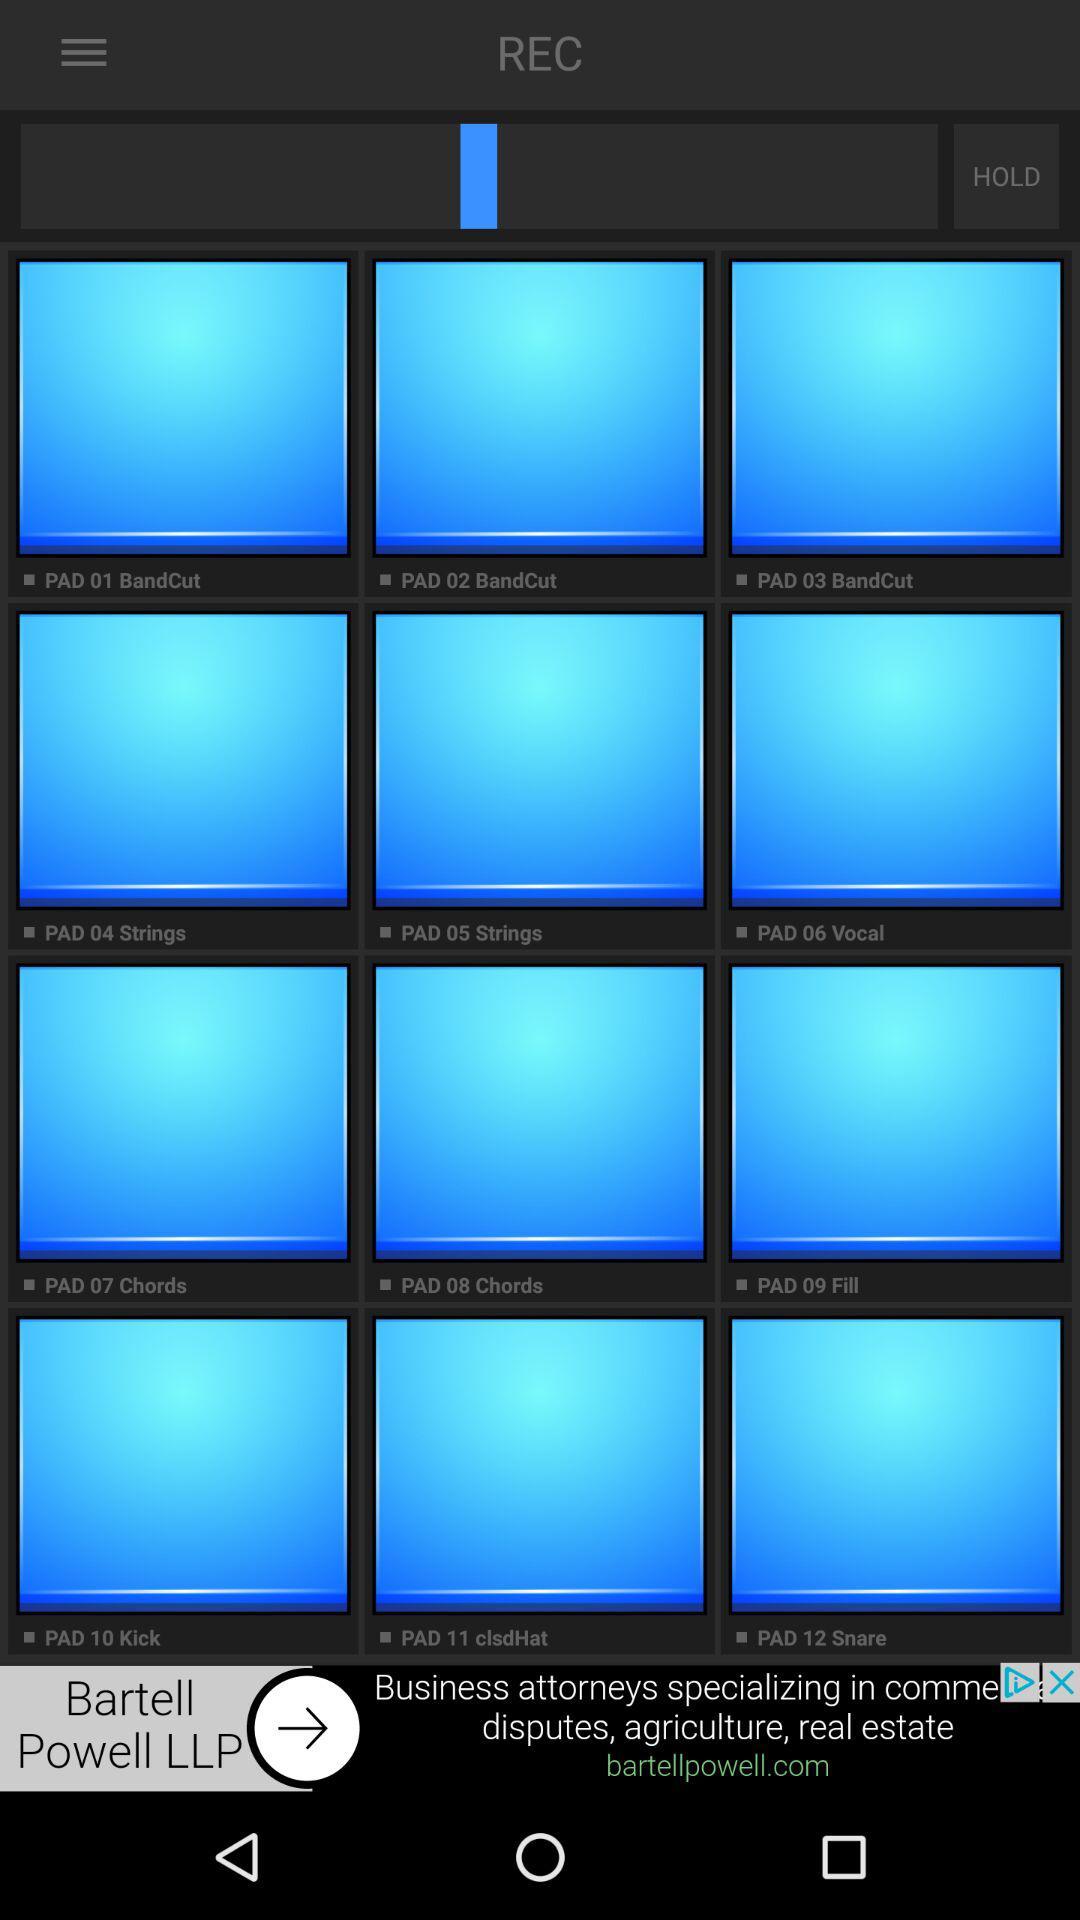 Image resolution: width=1080 pixels, height=1920 pixels. I want to click on the menu icon, so click(83, 56).